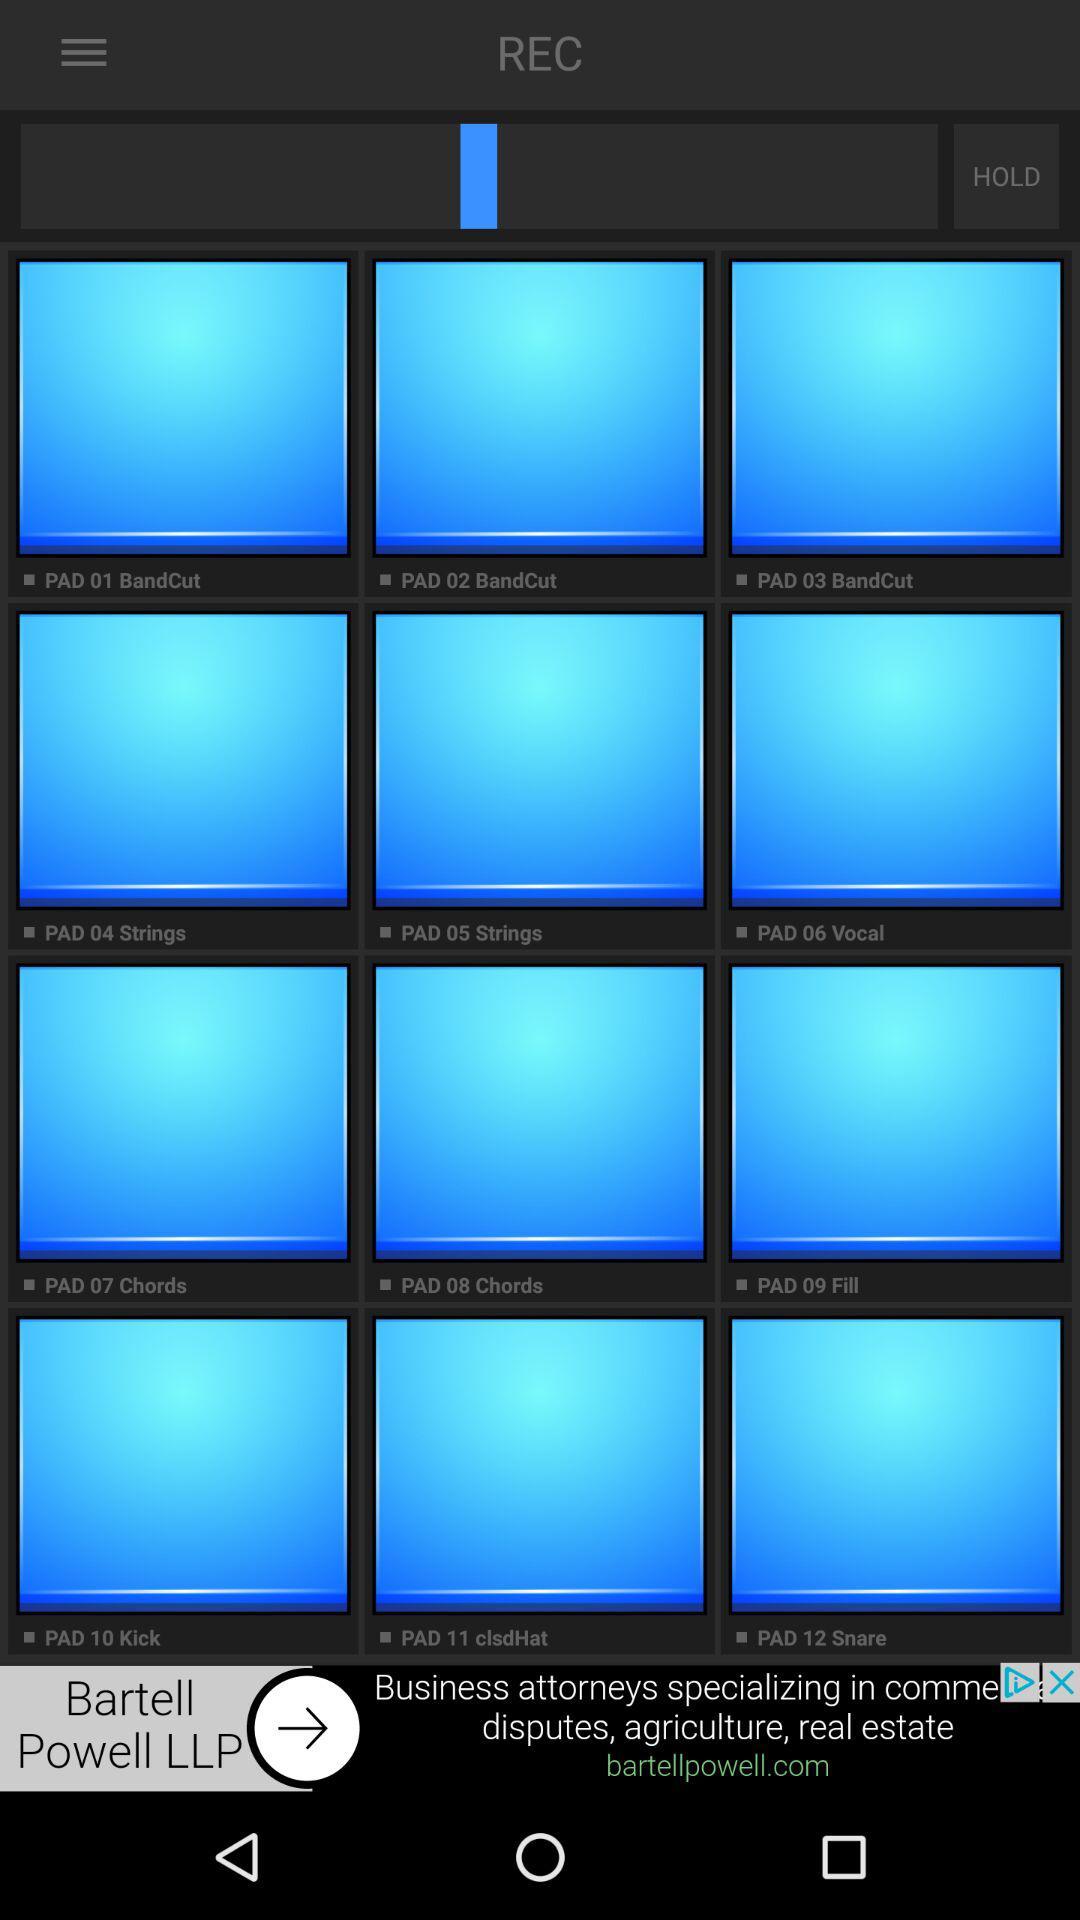 Image resolution: width=1080 pixels, height=1920 pixels. I want to click on the menu icon, so click(83, 56).